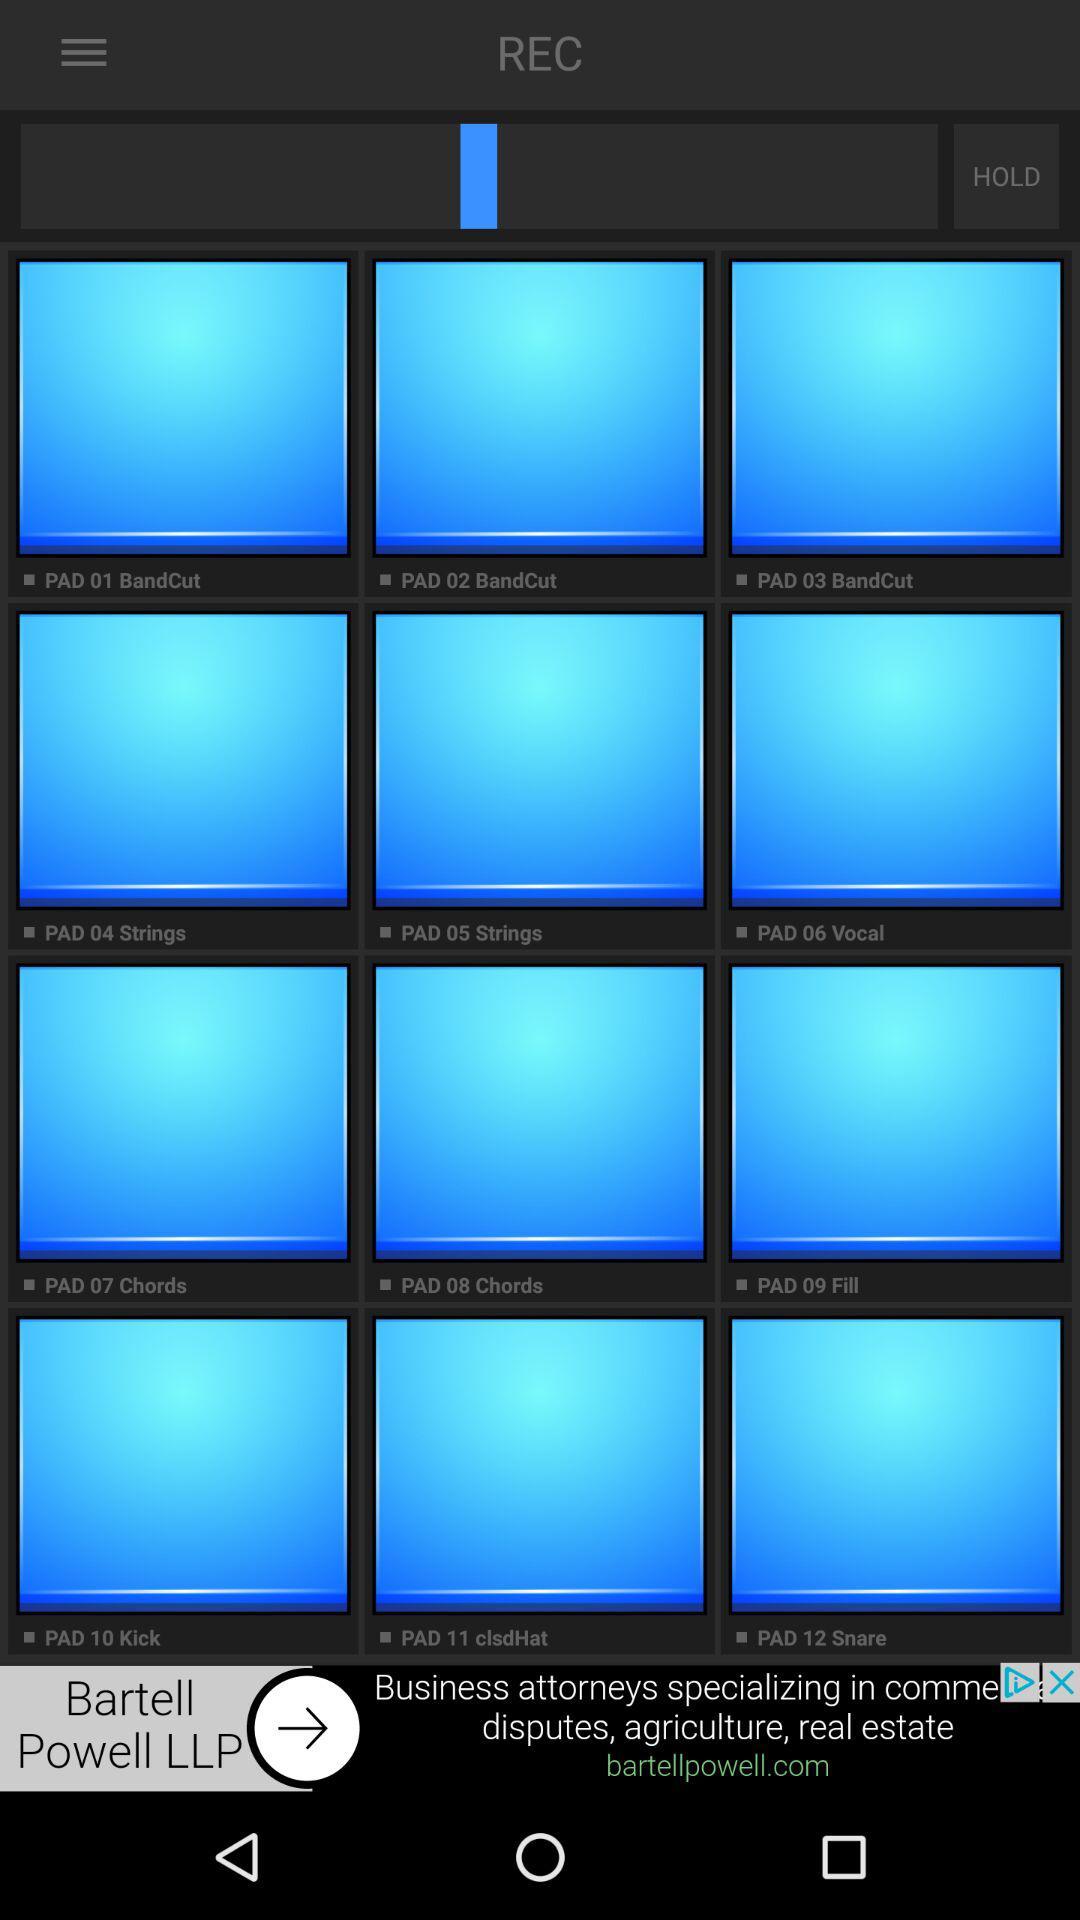 Image resolution: width=1080 pixels, height=1920 pixels. I want to click on the menu icon, so click(83, 56).